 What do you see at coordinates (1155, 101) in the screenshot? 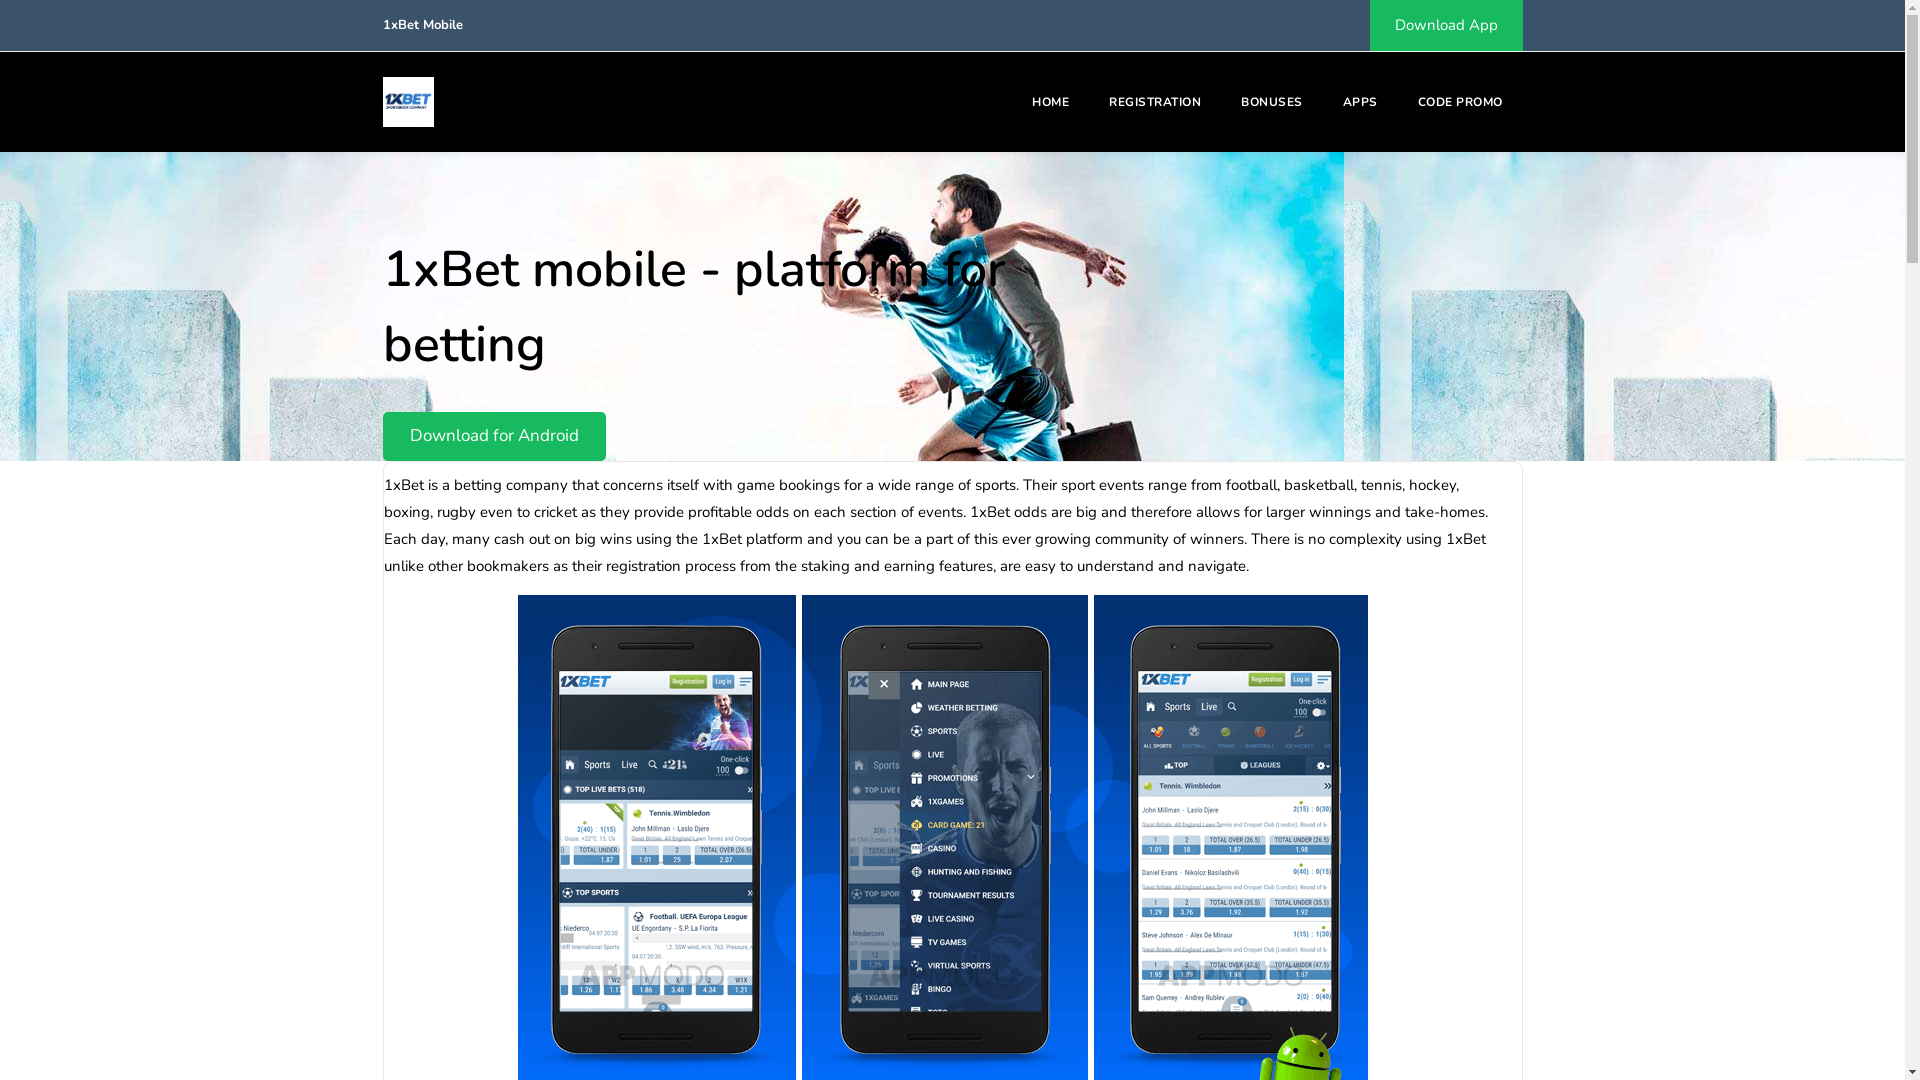
I see `'REGISTRATION'` at bounding box center [1155, 101].